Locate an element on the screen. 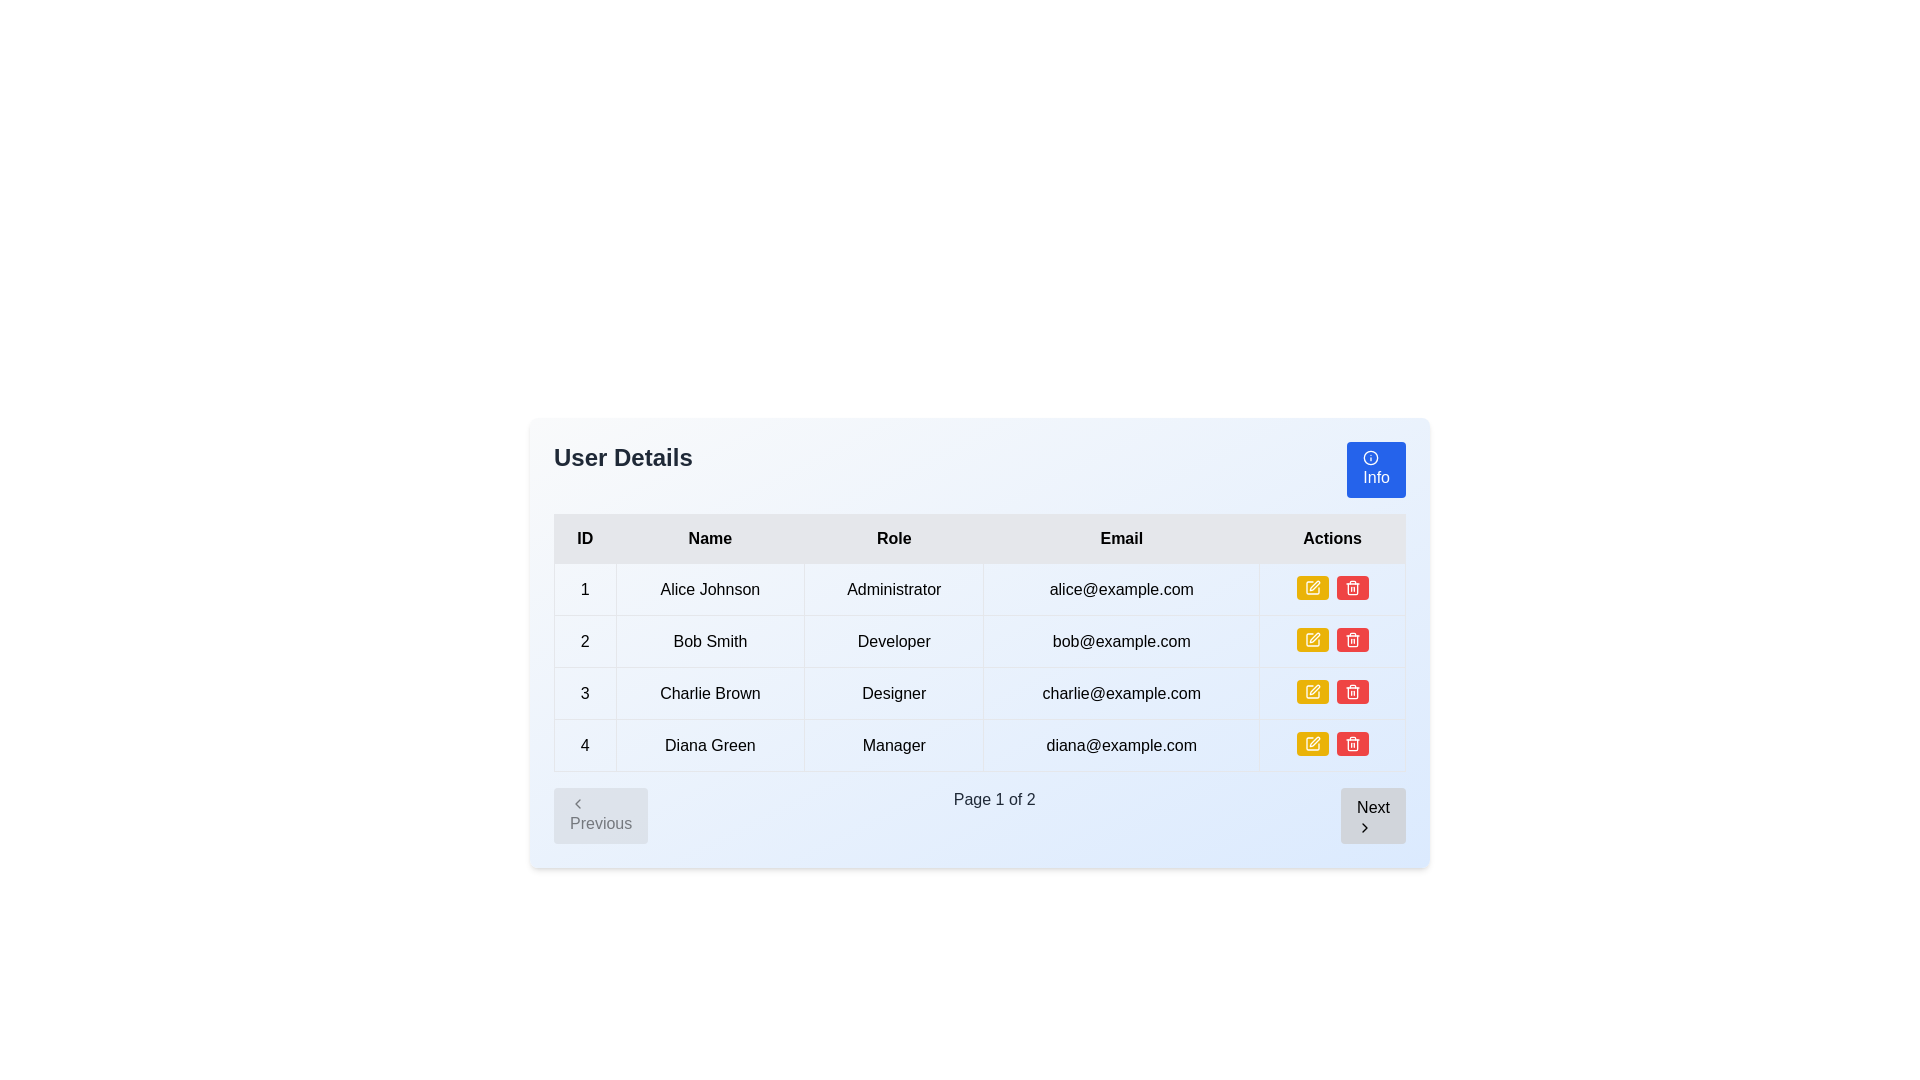 This screenshot has width=1920, height=1080. the 'Name' field displaying 'Diana Green' located in the fourth row, second column of the user details table is located at coordinates (710, 745).